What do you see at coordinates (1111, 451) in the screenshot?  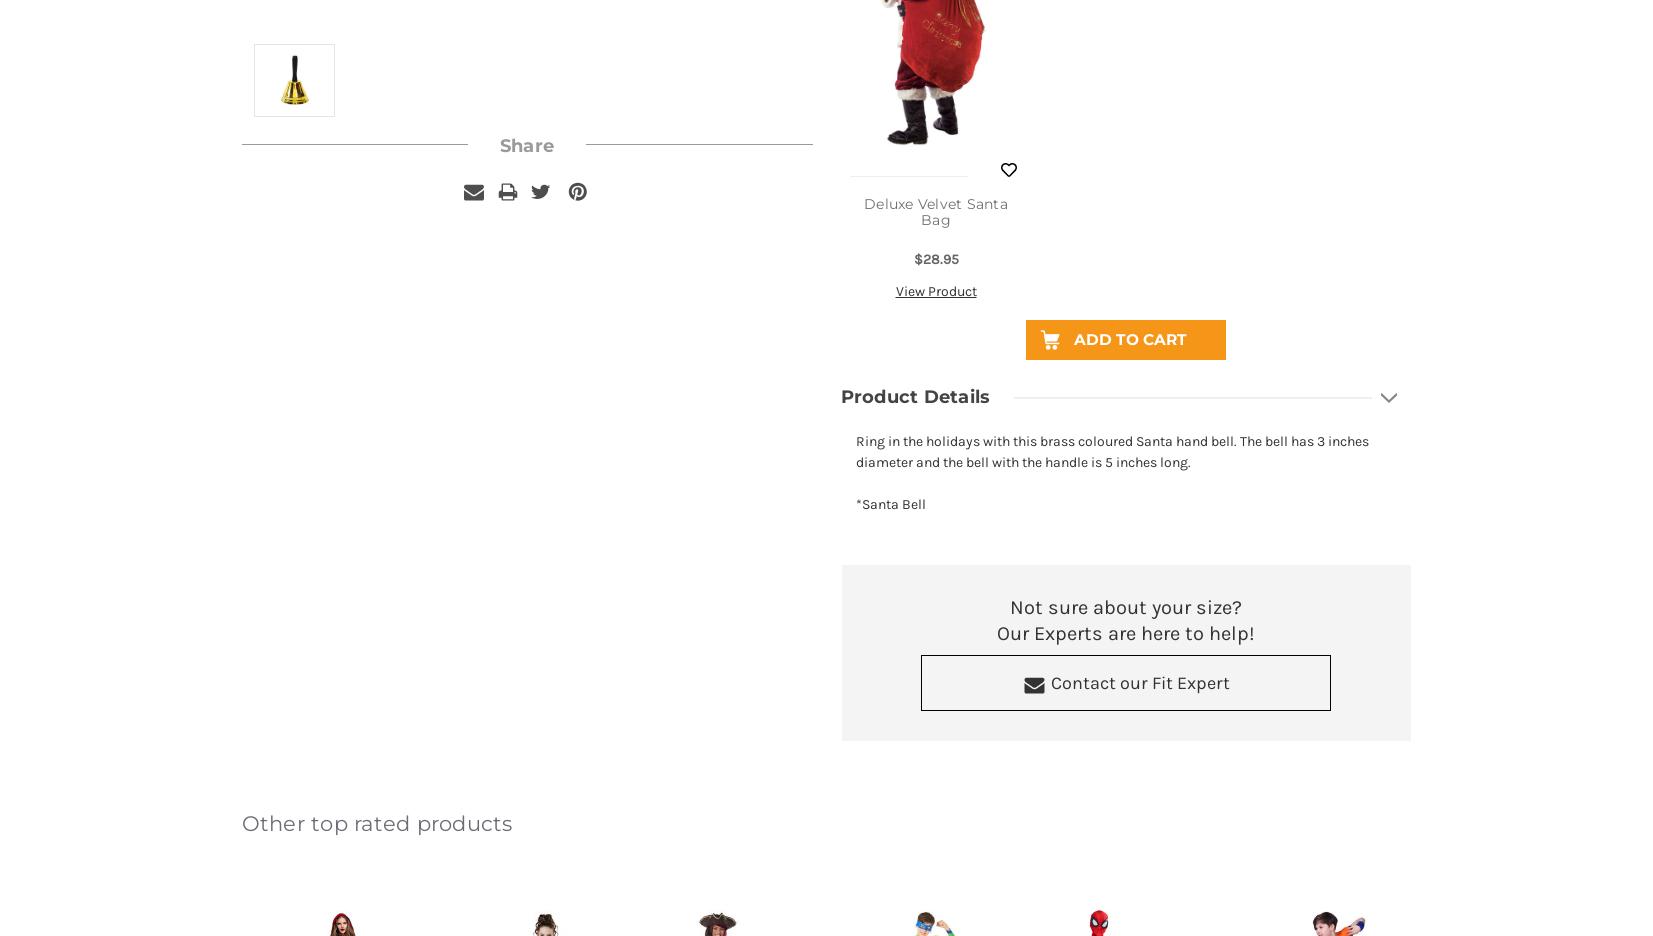 I see `'Ring in the holidays with this brass coloured Santa hand bell. The bell has 3 inches diameter and the bell with the handle is 5 inches long.'` at bounding box center [1111, 451].